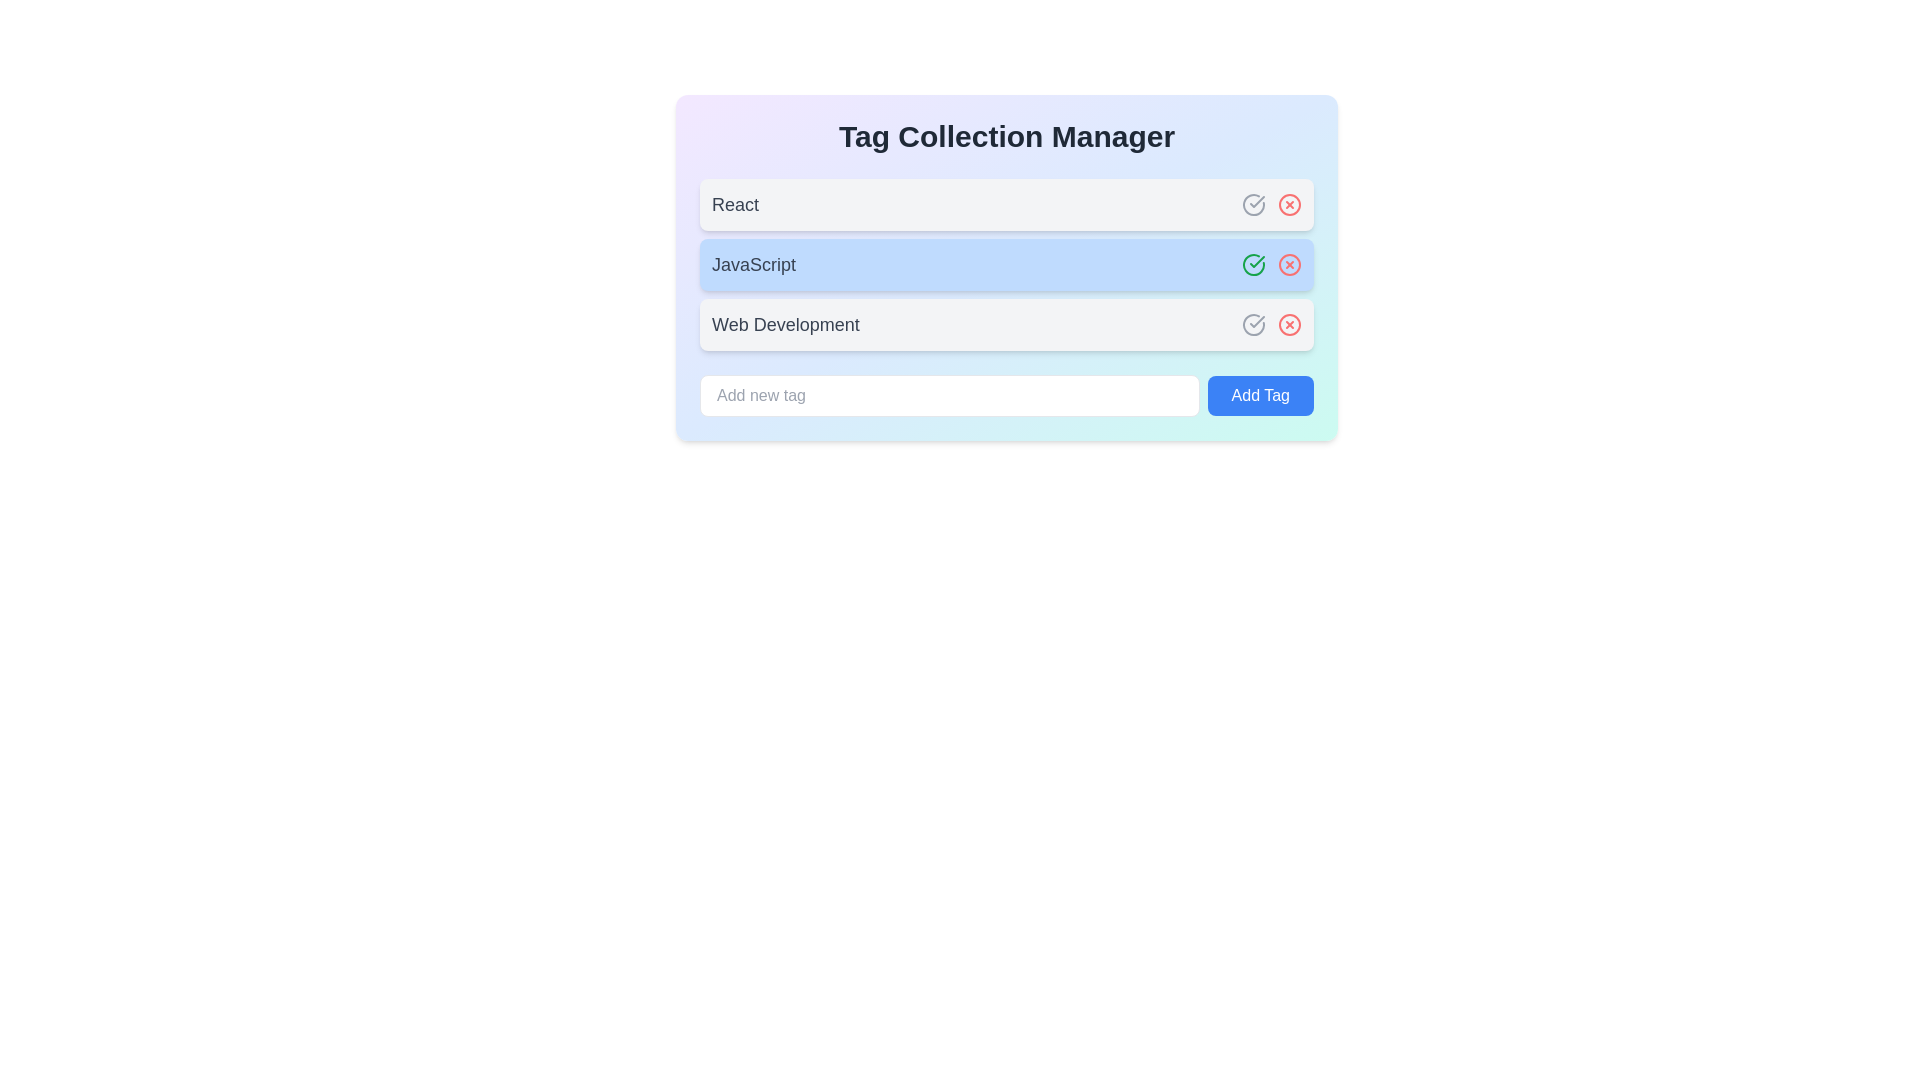  Describe the element at coordinates (1290, 323) in the screenshot. I see `the delete icon located on the right side of the 'Web Development' tag` at that location.